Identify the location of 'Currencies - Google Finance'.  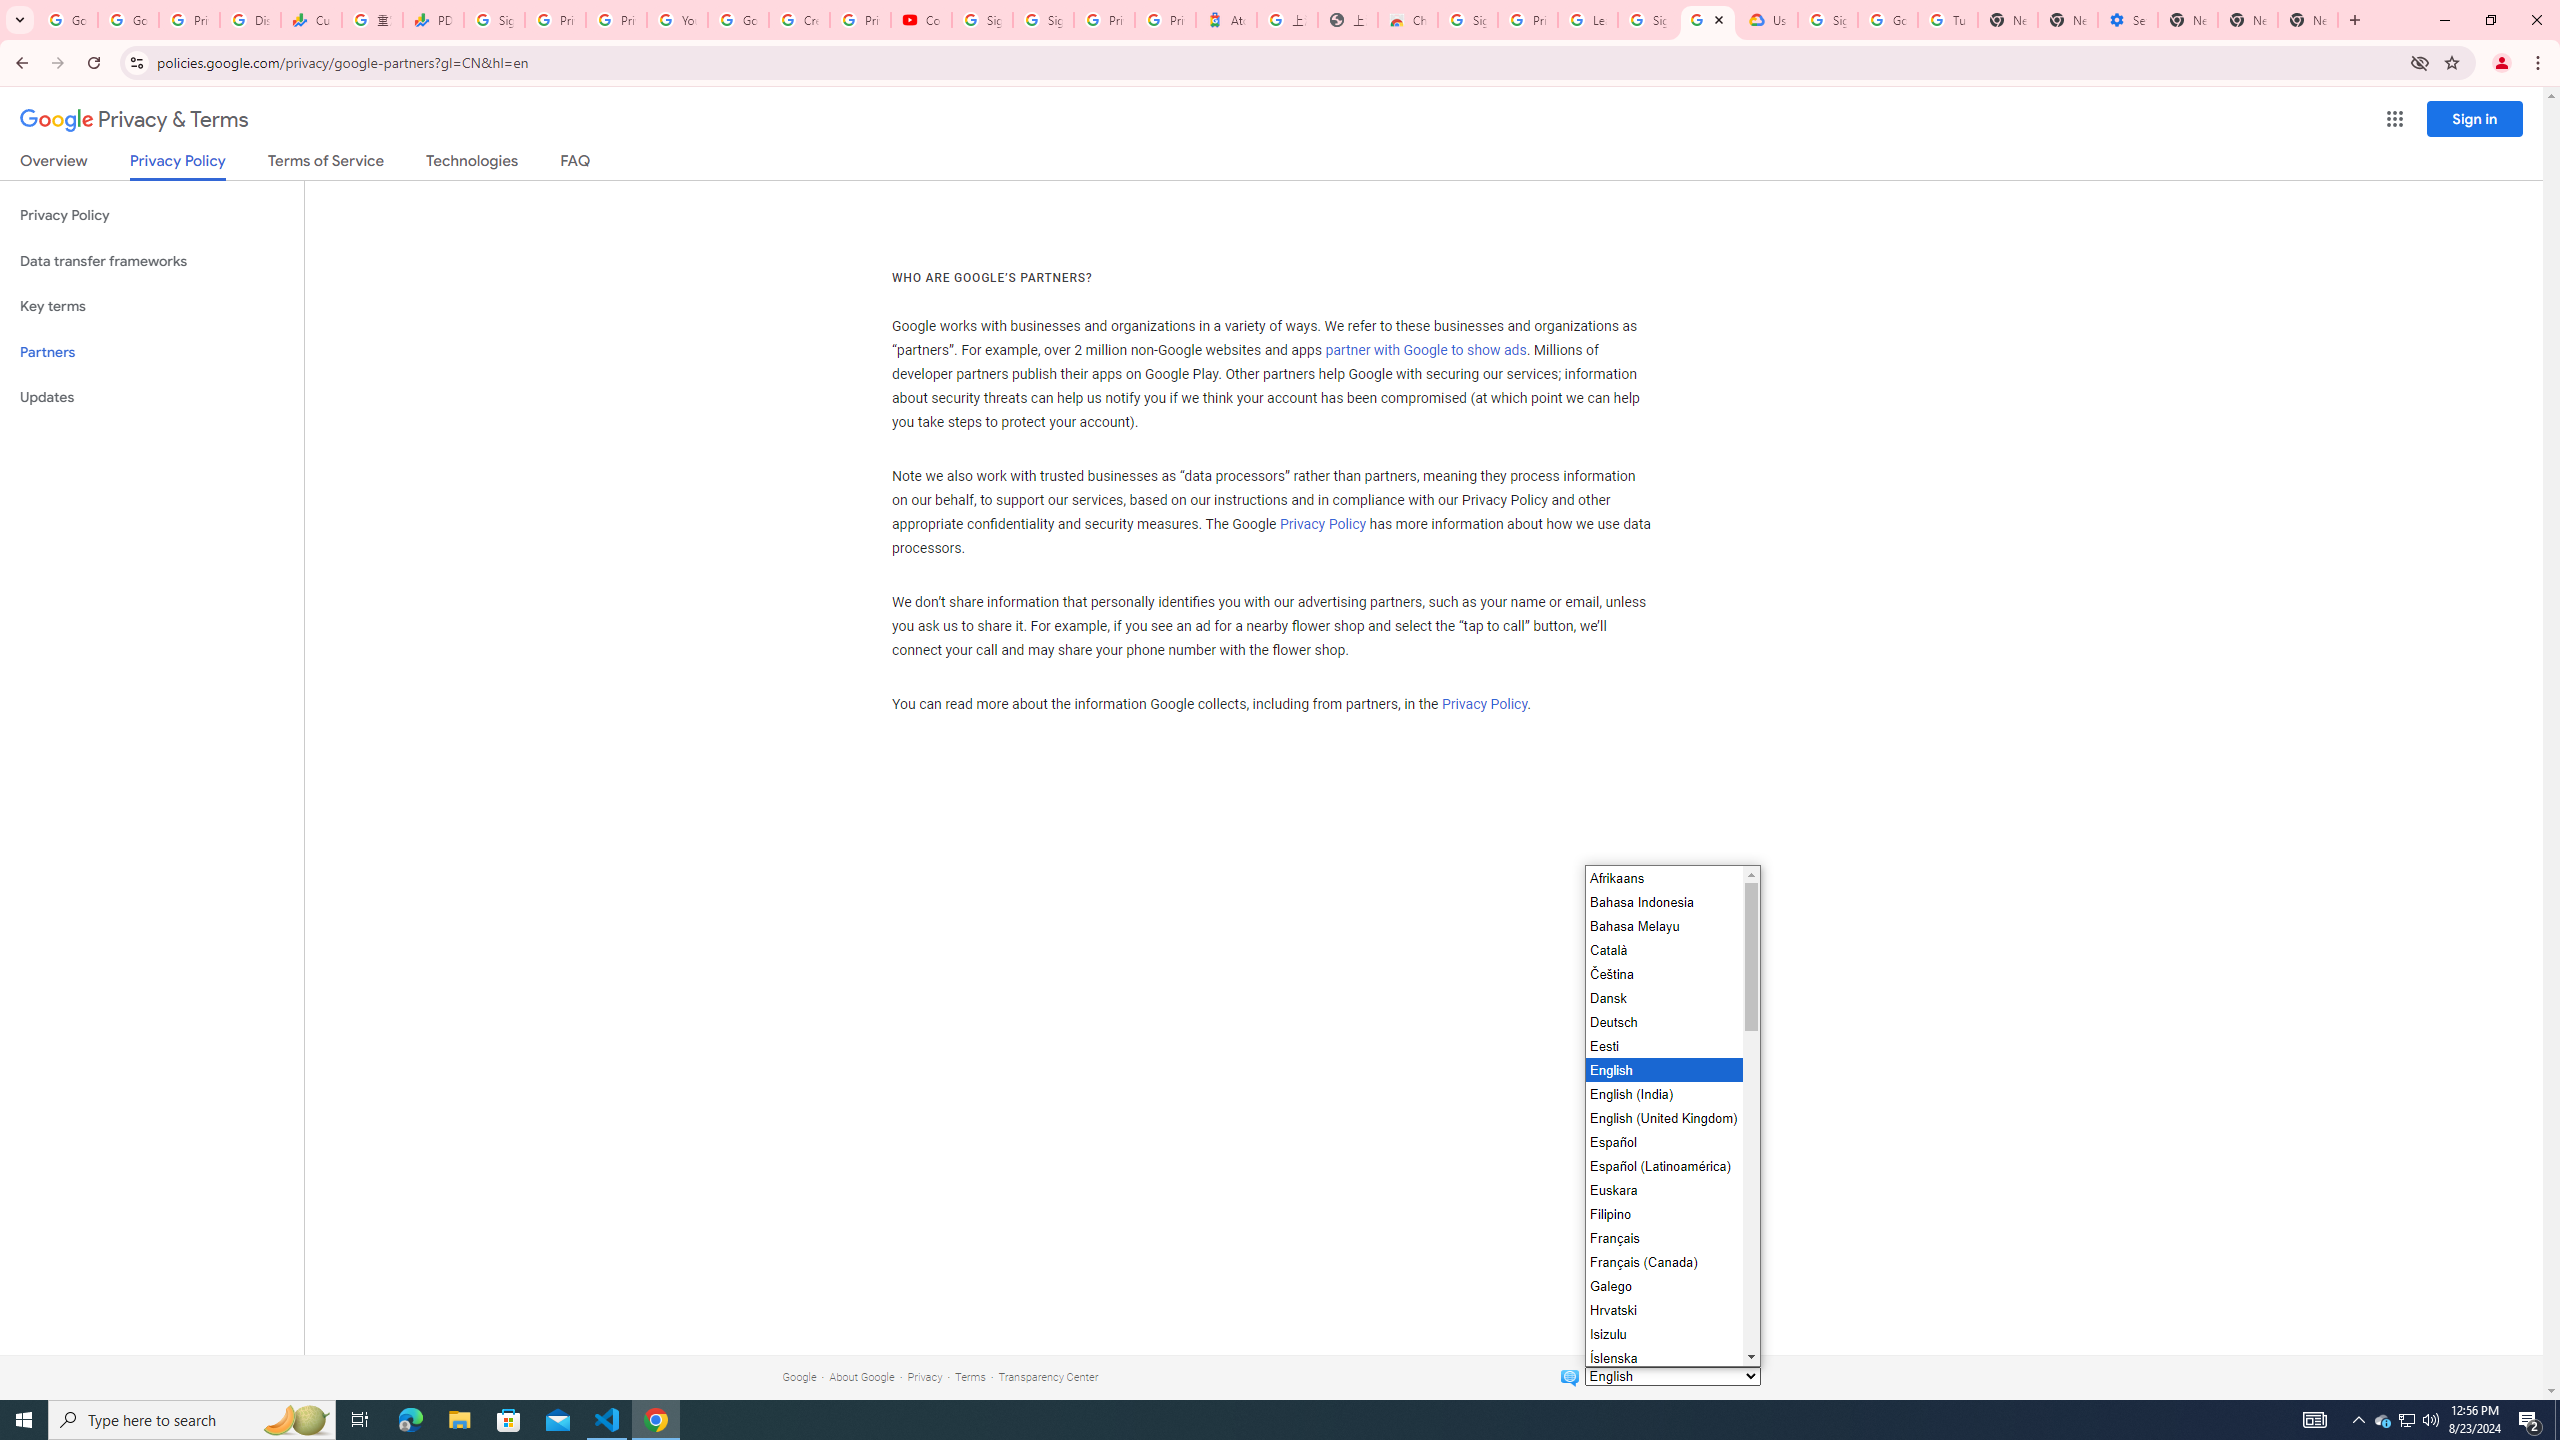
(310, 19).